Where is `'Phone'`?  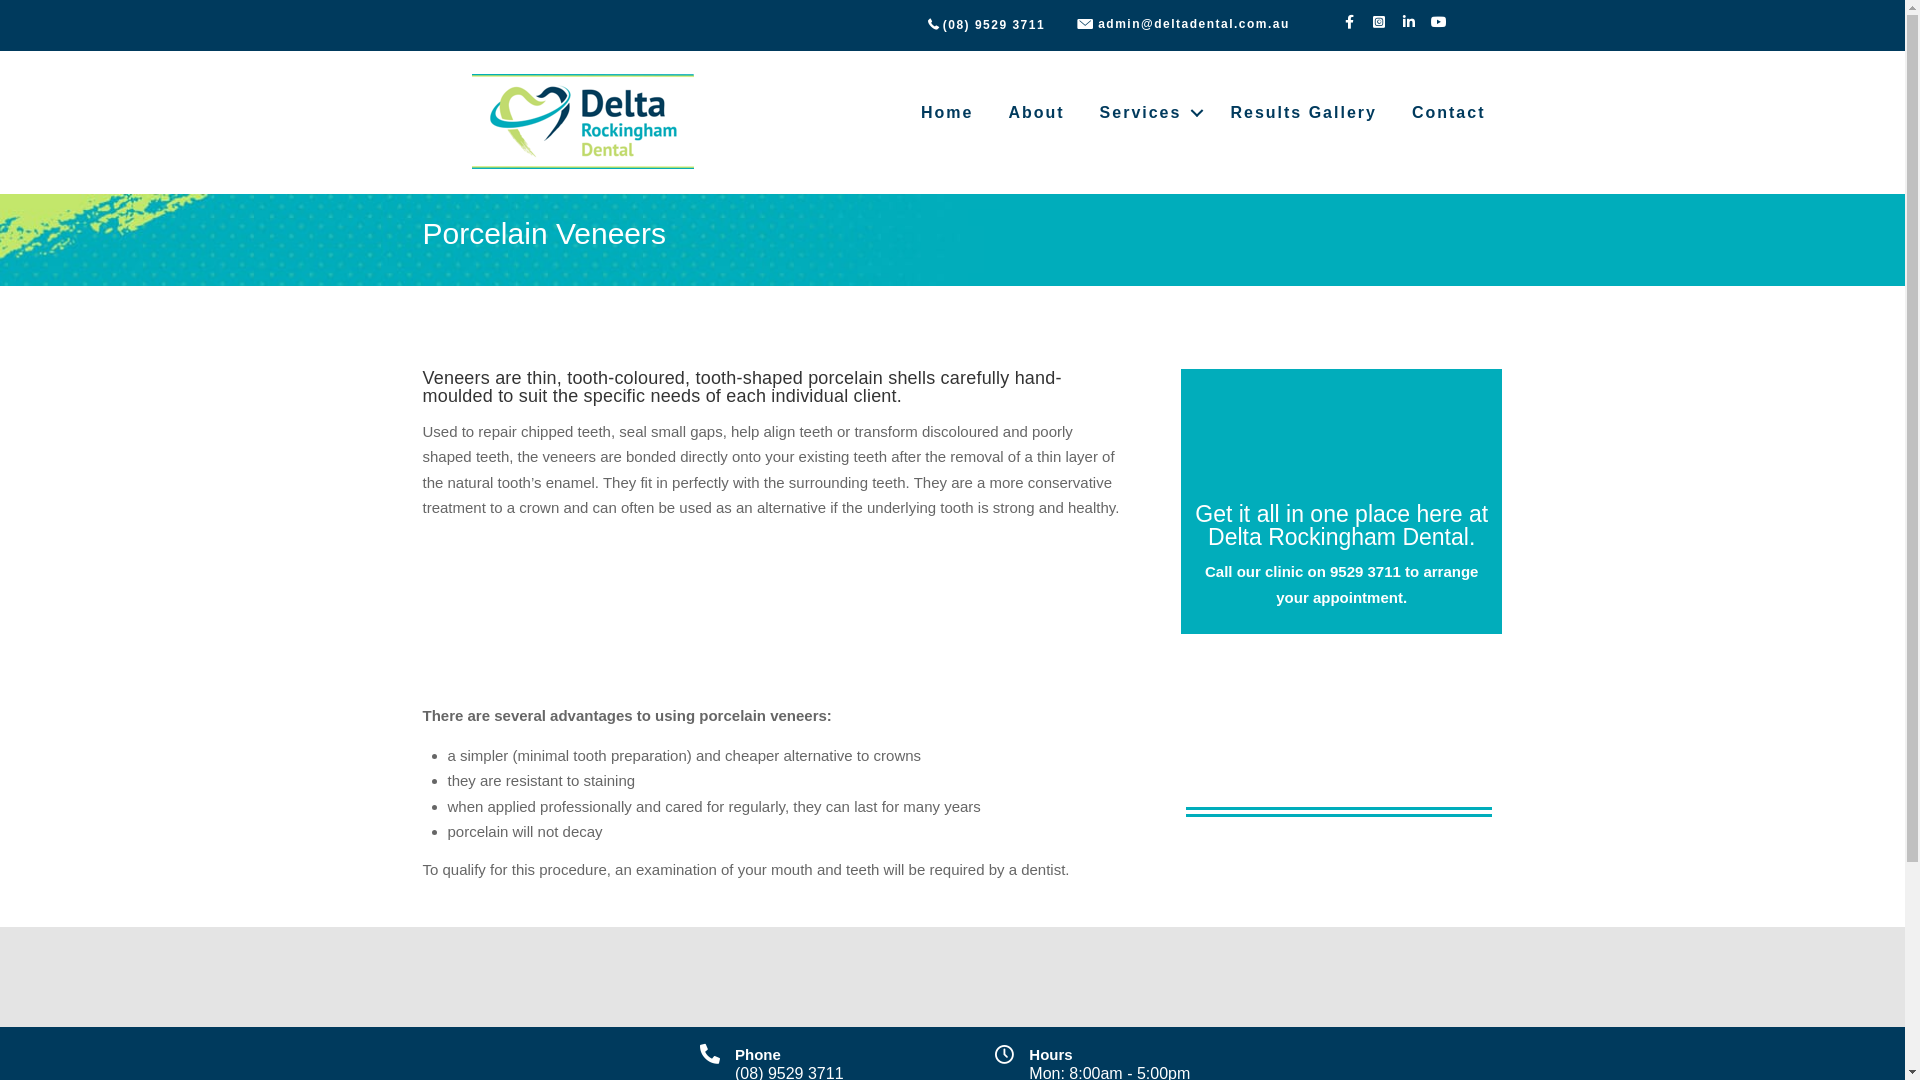
'Phone' is located at coordinates (757, 1053).